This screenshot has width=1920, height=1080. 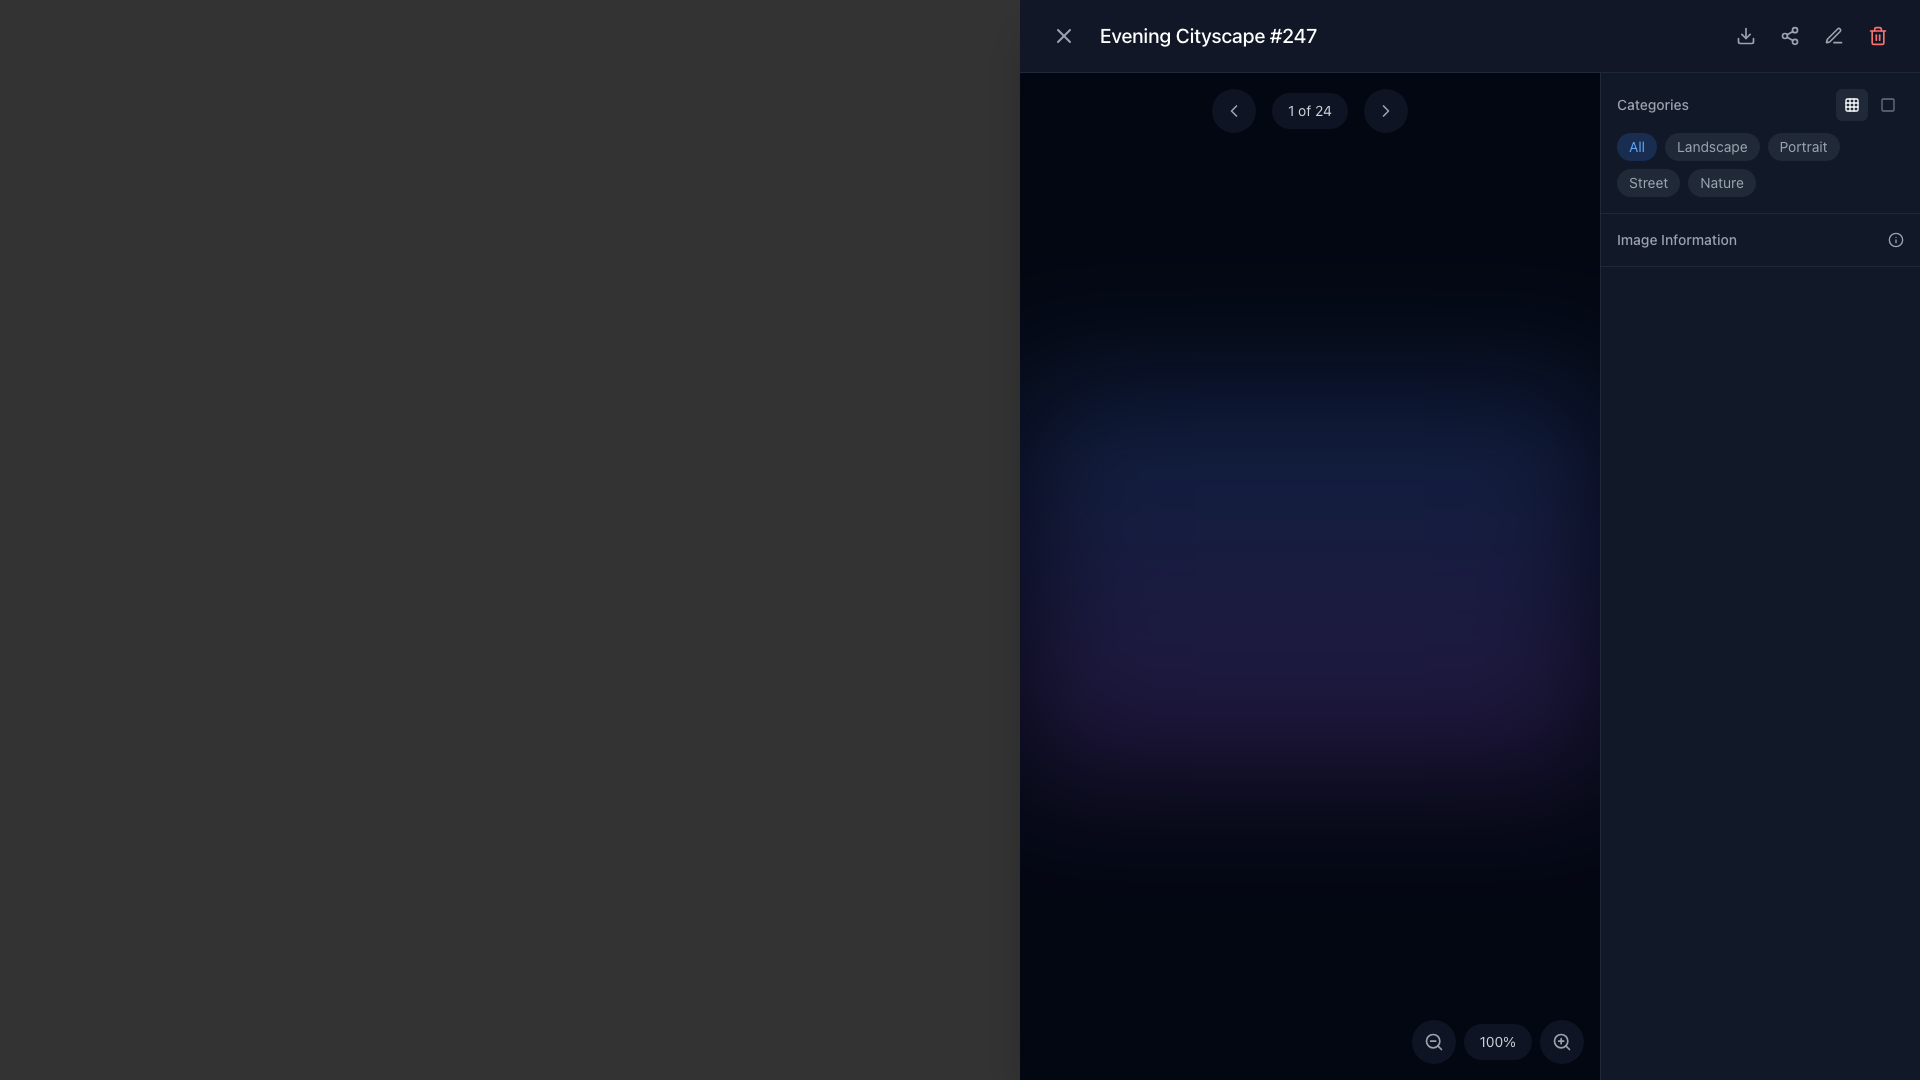 What do you see at coordinates (1745, 35) in the screenshot?
I see `the download icon button located at the top-right corner of the interface` at bounding box center [1745, 35].